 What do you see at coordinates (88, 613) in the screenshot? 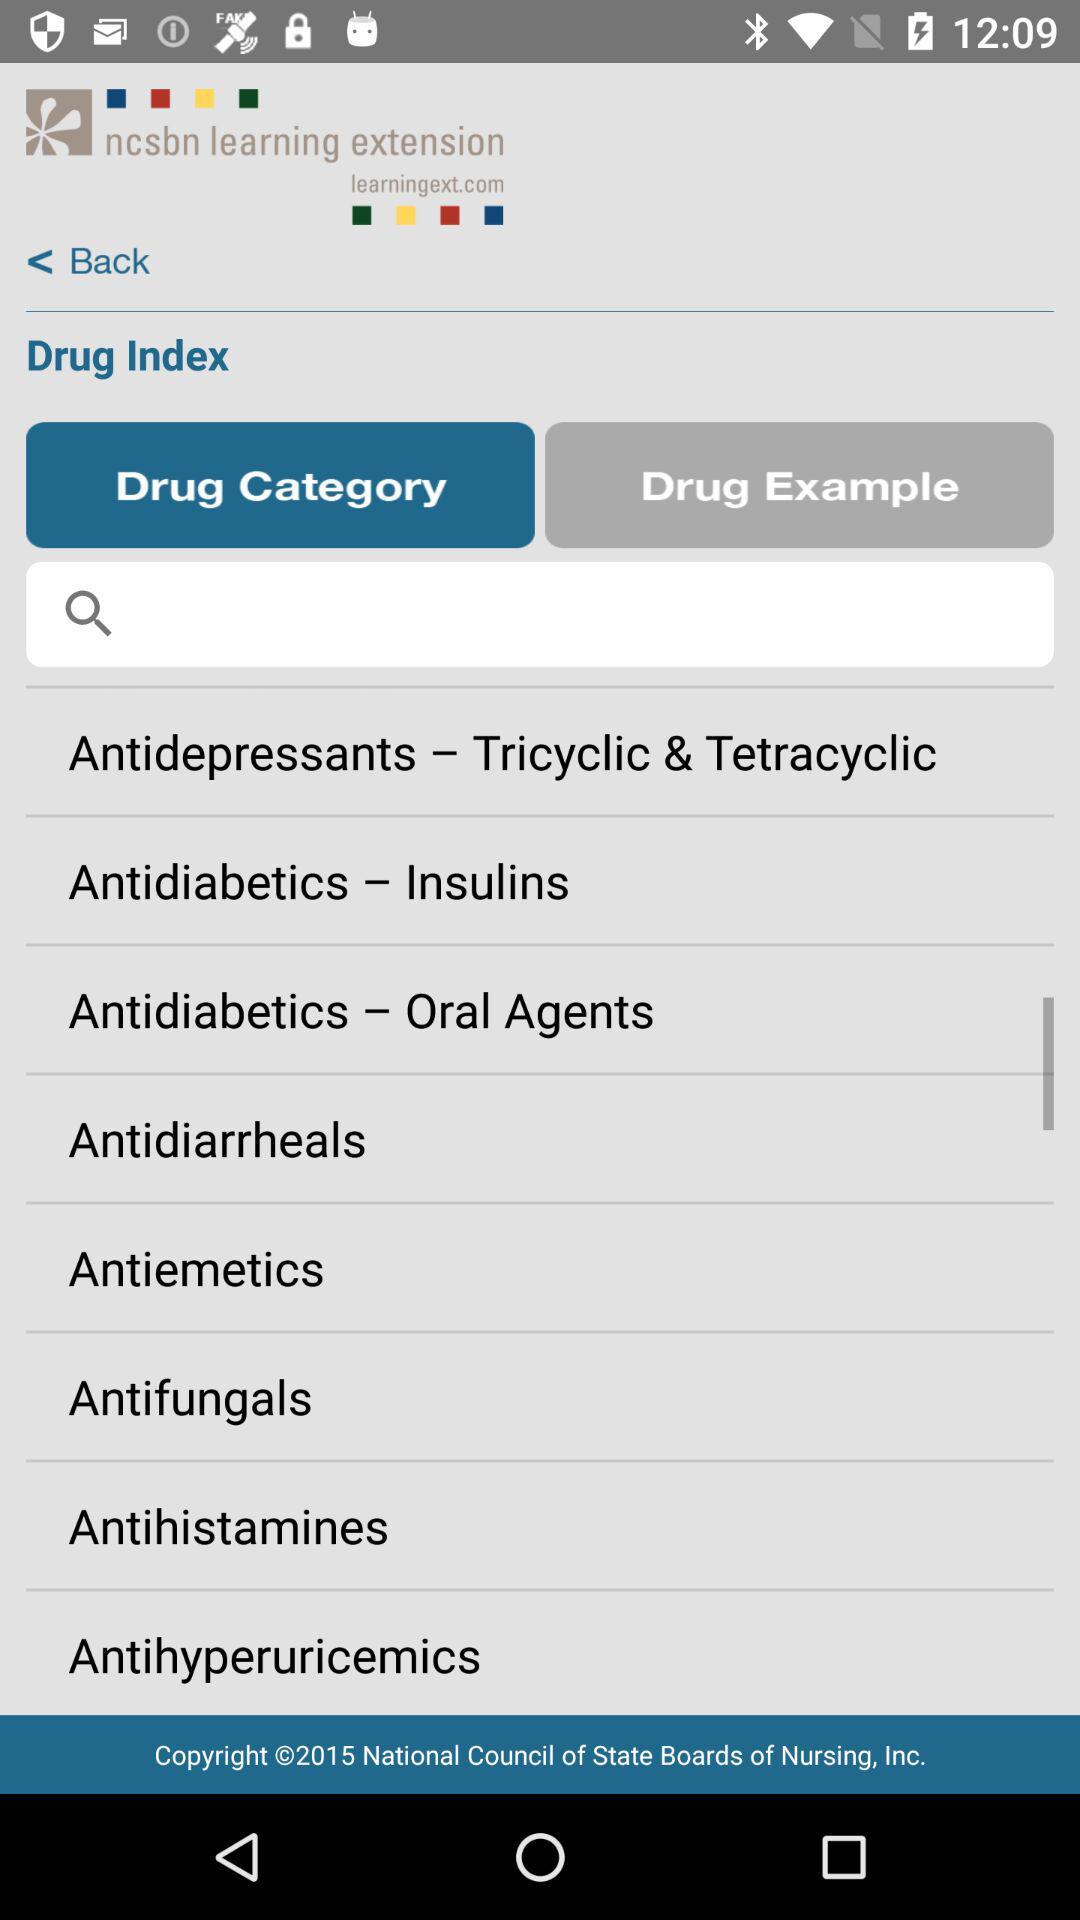
I see `the search icon` at bounding box center [88, 613].